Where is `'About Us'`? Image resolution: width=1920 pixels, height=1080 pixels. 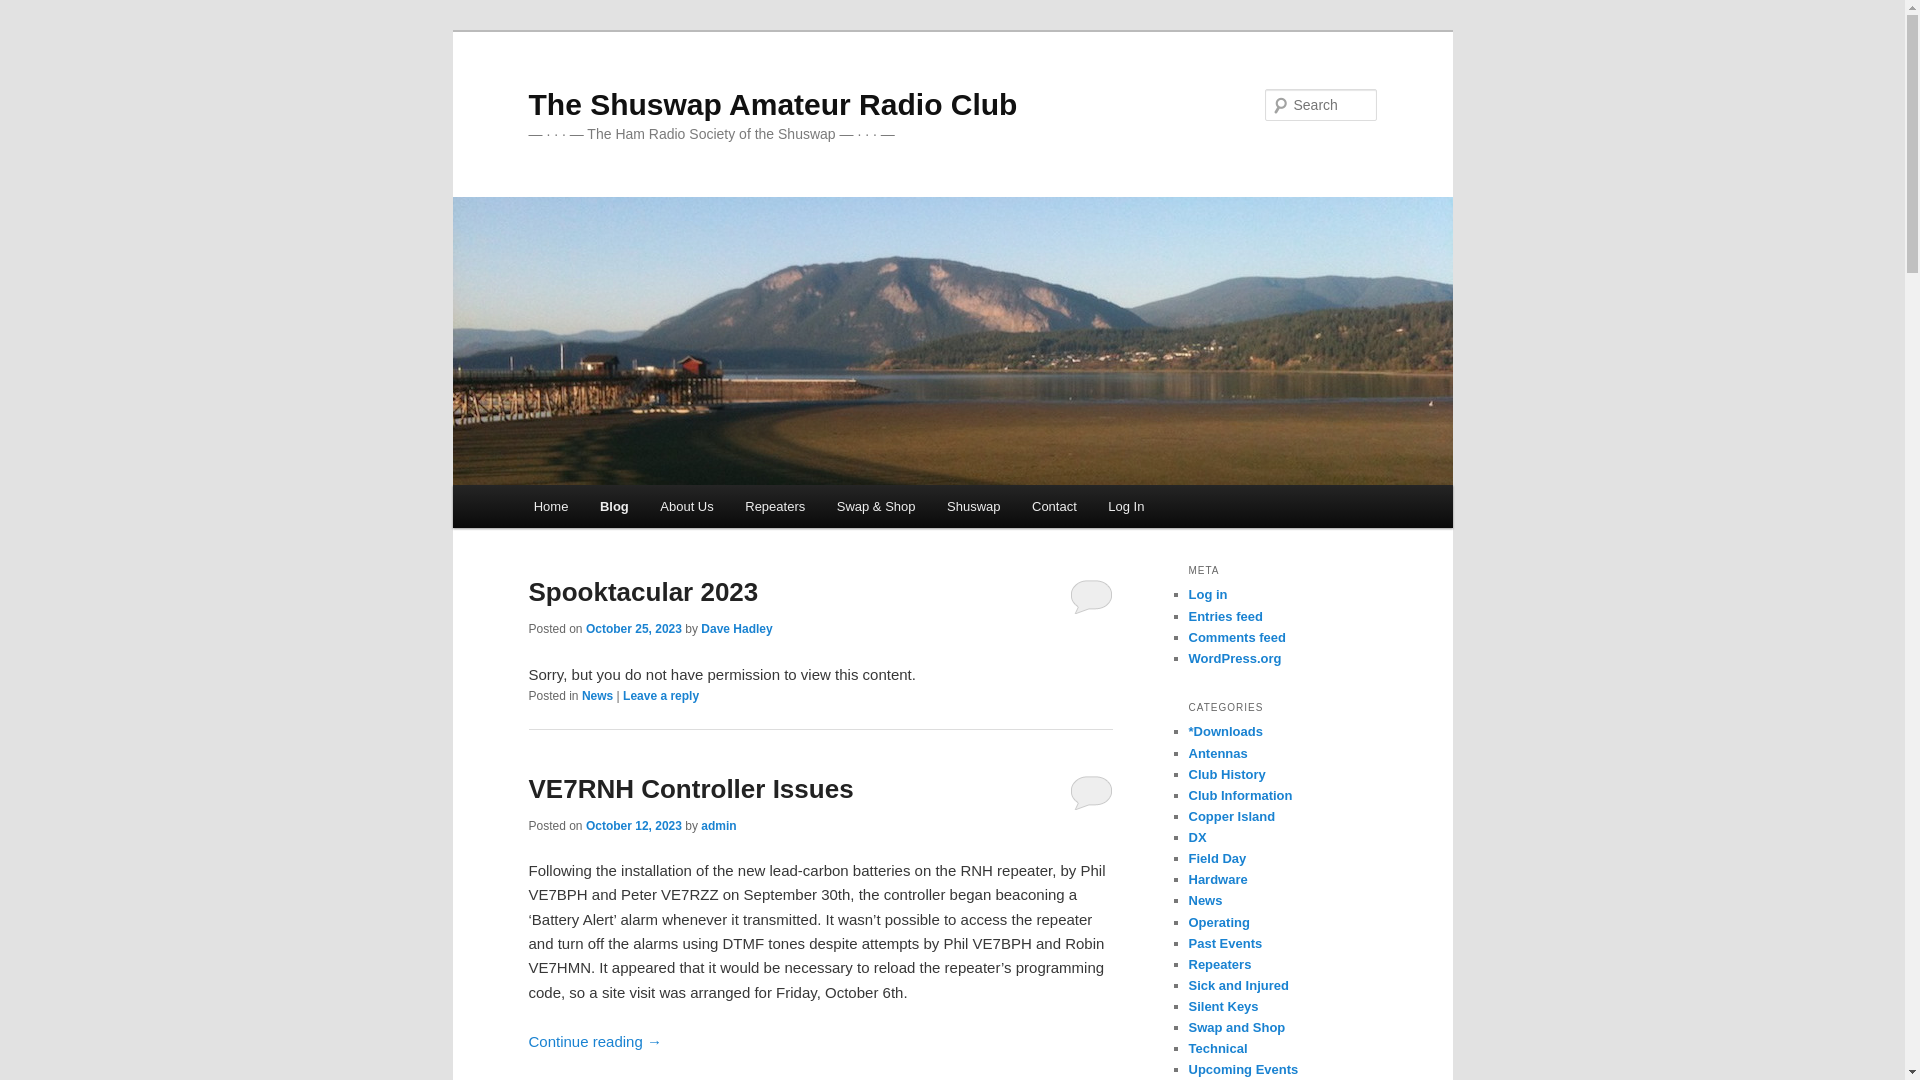 'About Us' is located at coordinates (687, 505).